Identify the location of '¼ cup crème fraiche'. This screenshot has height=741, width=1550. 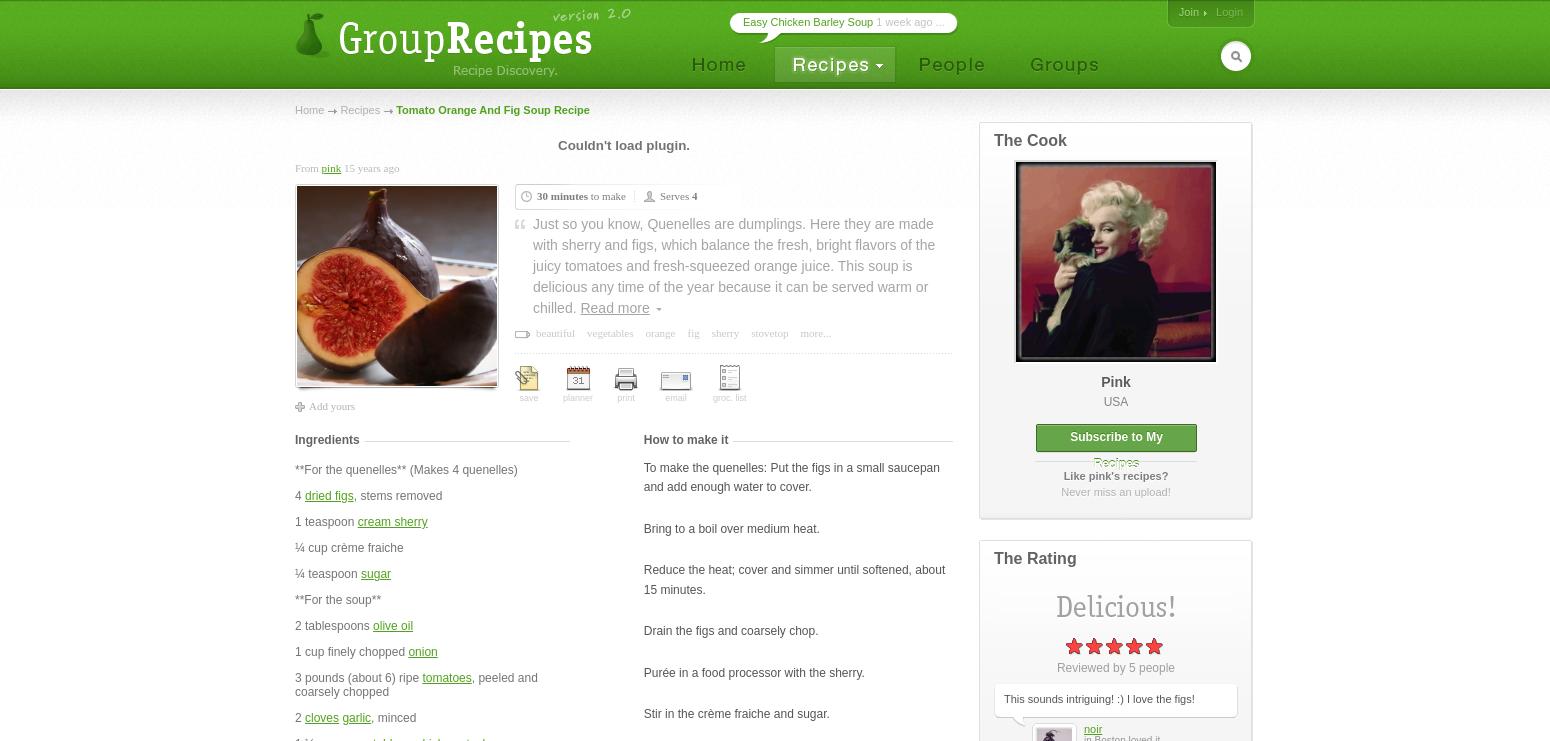
(348, 547).